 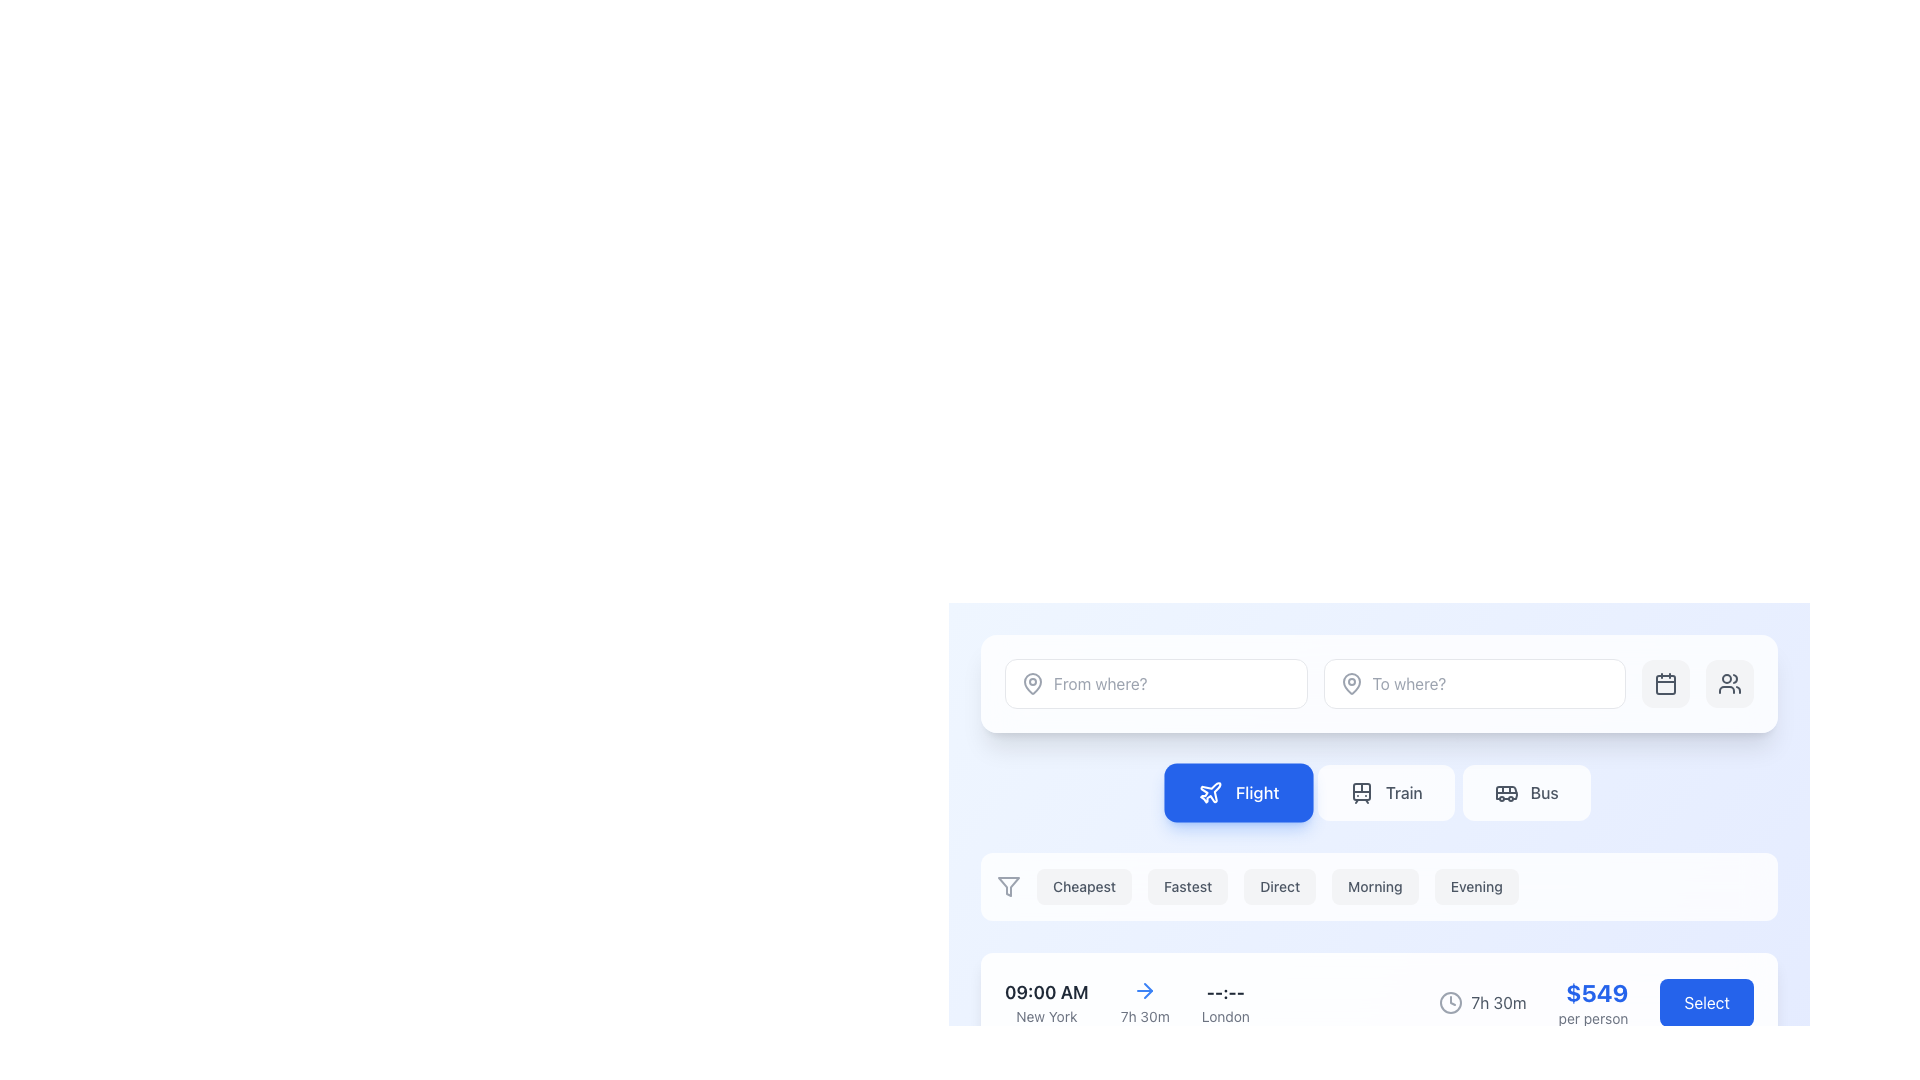 What do you see at coordinates (1145, 1002) in the screenshot?
I see `the text-based informational display component that shows the duration of the flight or journey, located between the departure and arrival times` at bounding box center [1145, 1002].